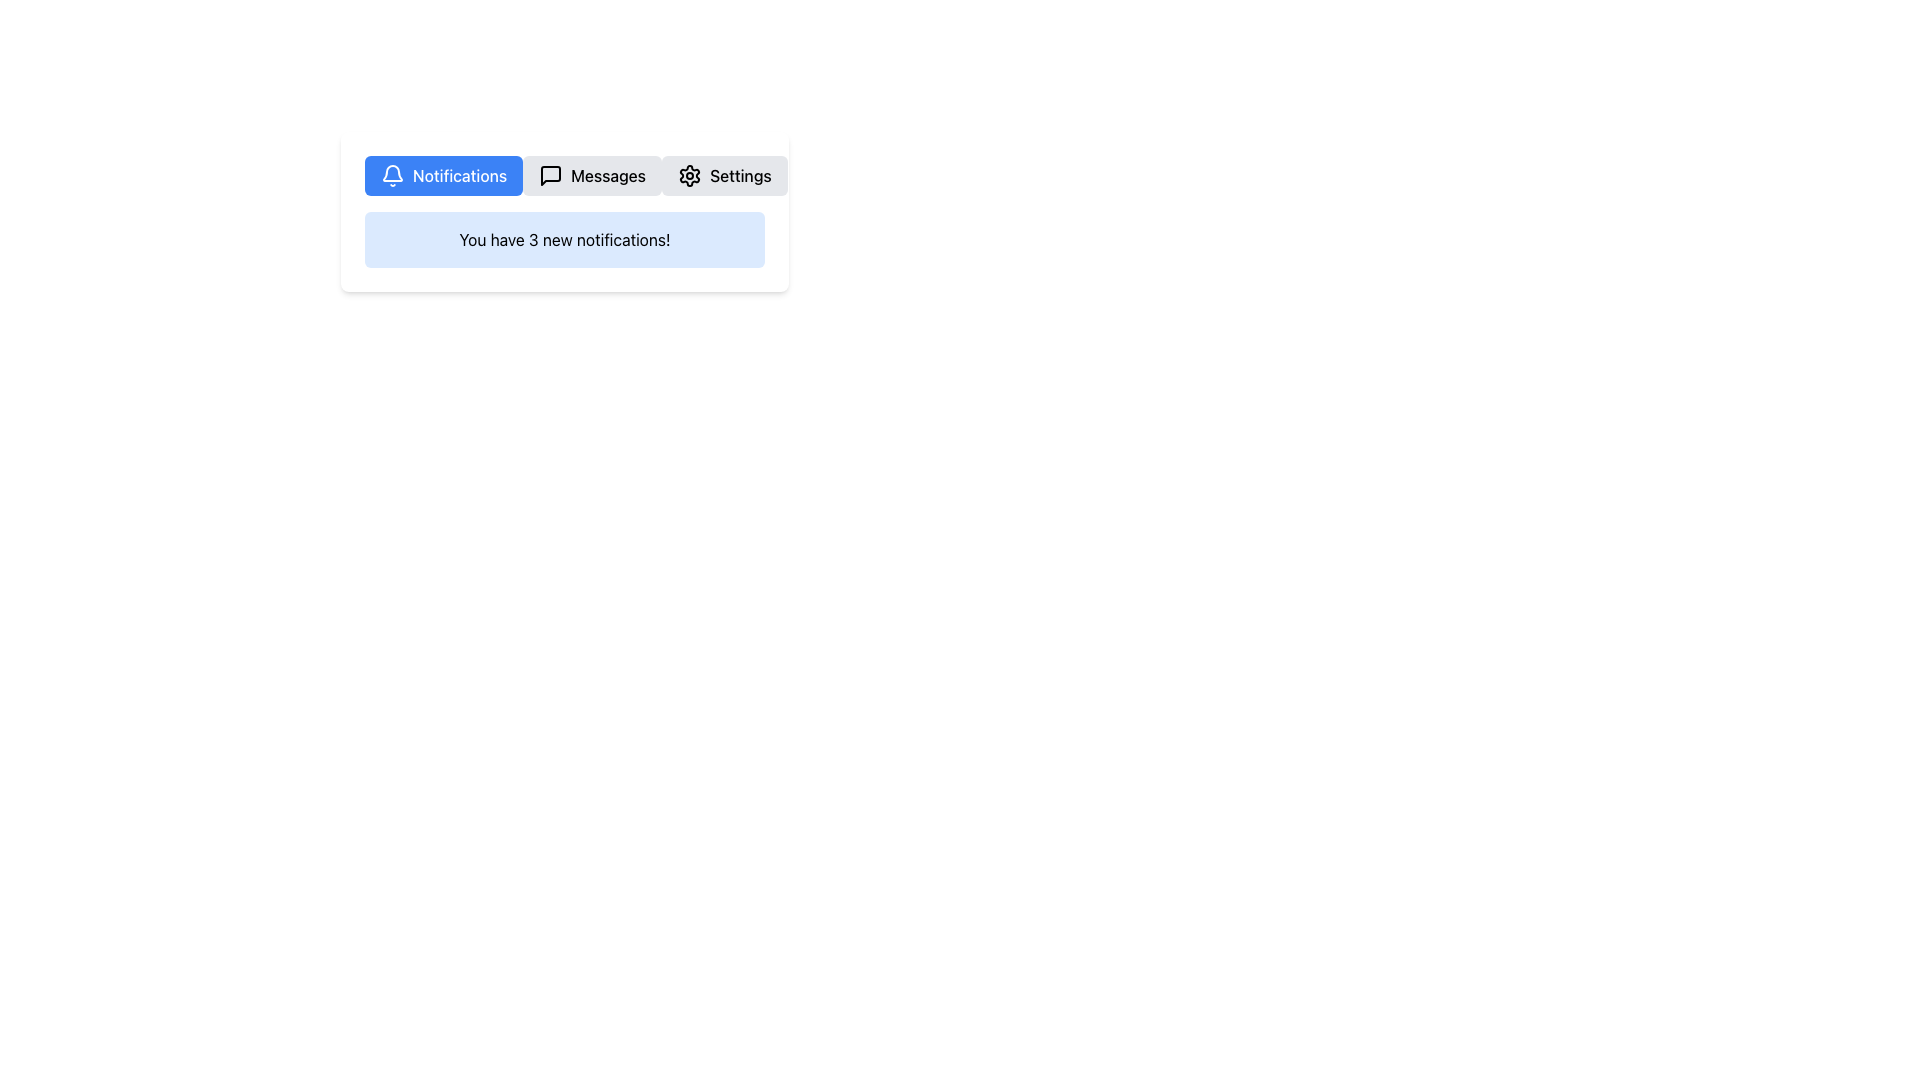 This screenshot has height=1080, width=1920. Describe the element at coordinates (393, 175) in the screenshot. I see `the bell icon` at that location.